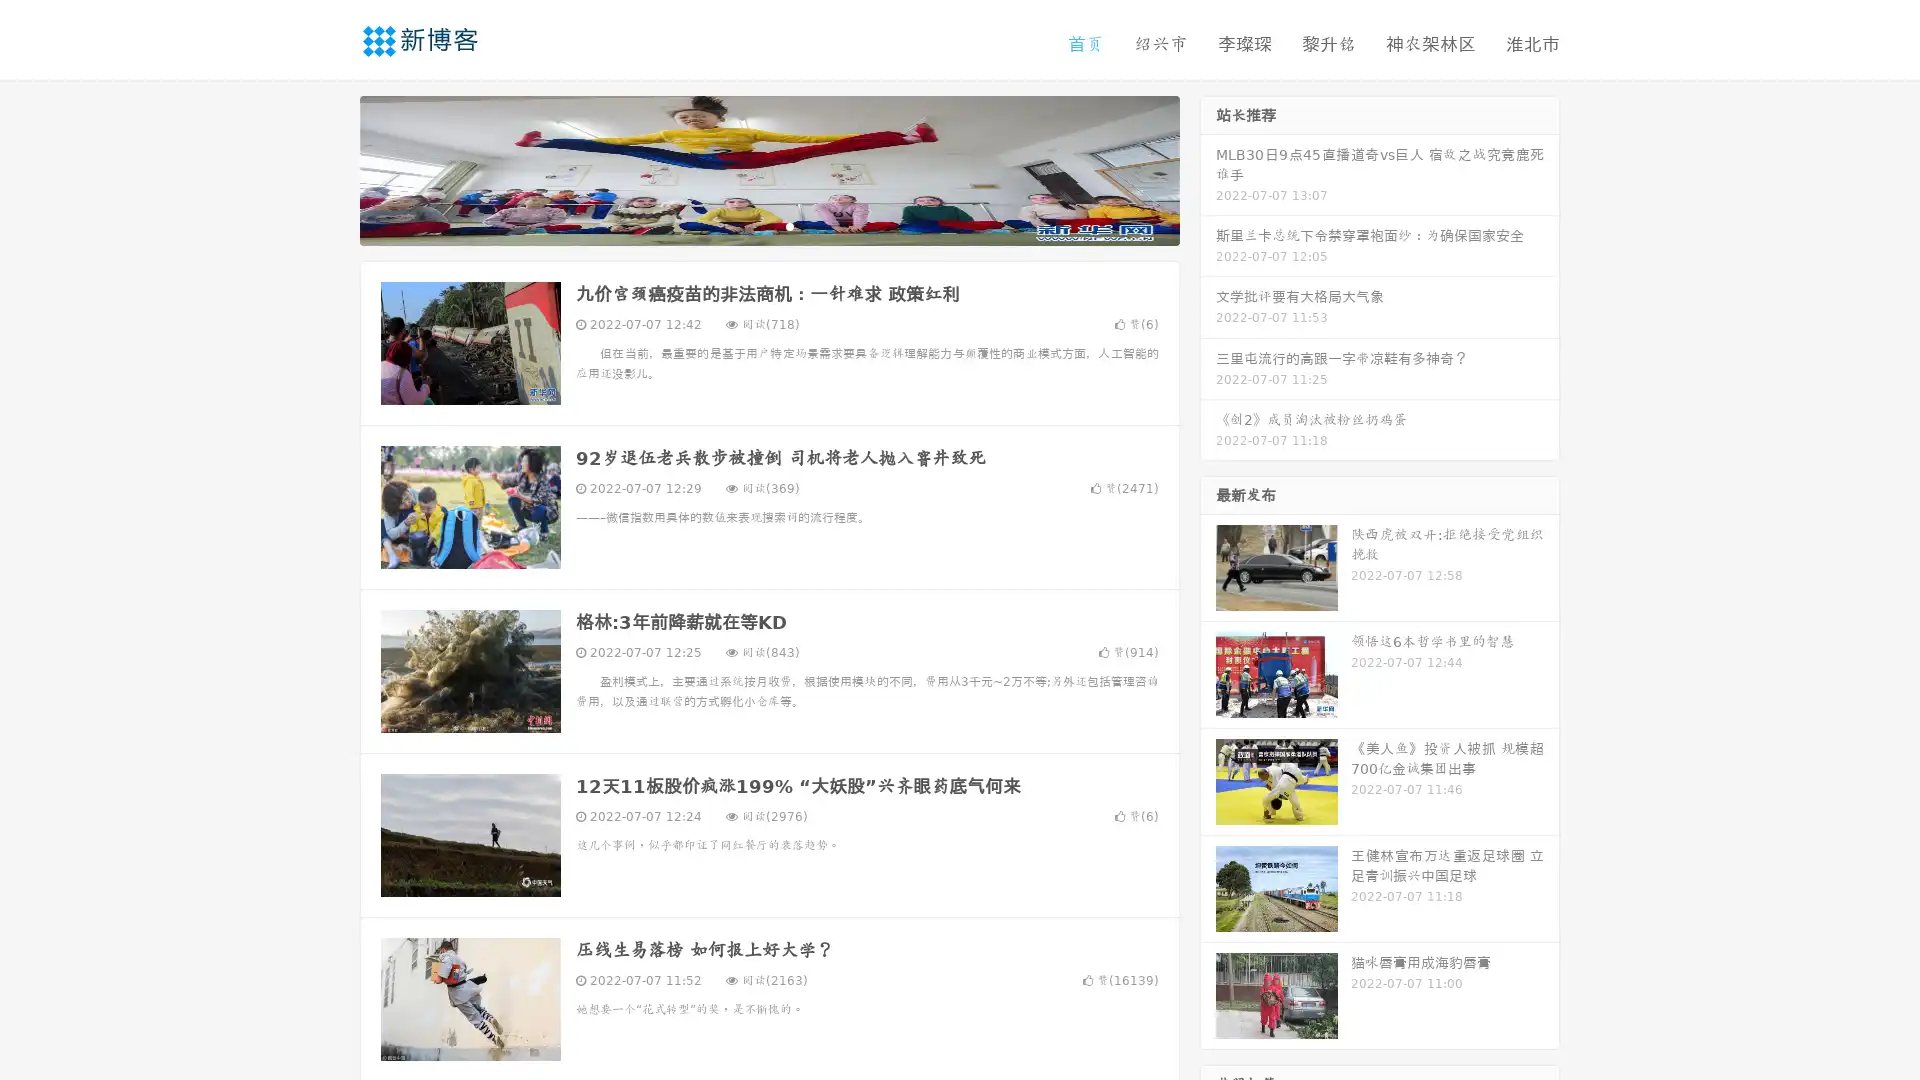 The image size is (1920, 1080). Describe the element at coordinates (330, 168) in the screenshot. I see `Previous slide` at that location.